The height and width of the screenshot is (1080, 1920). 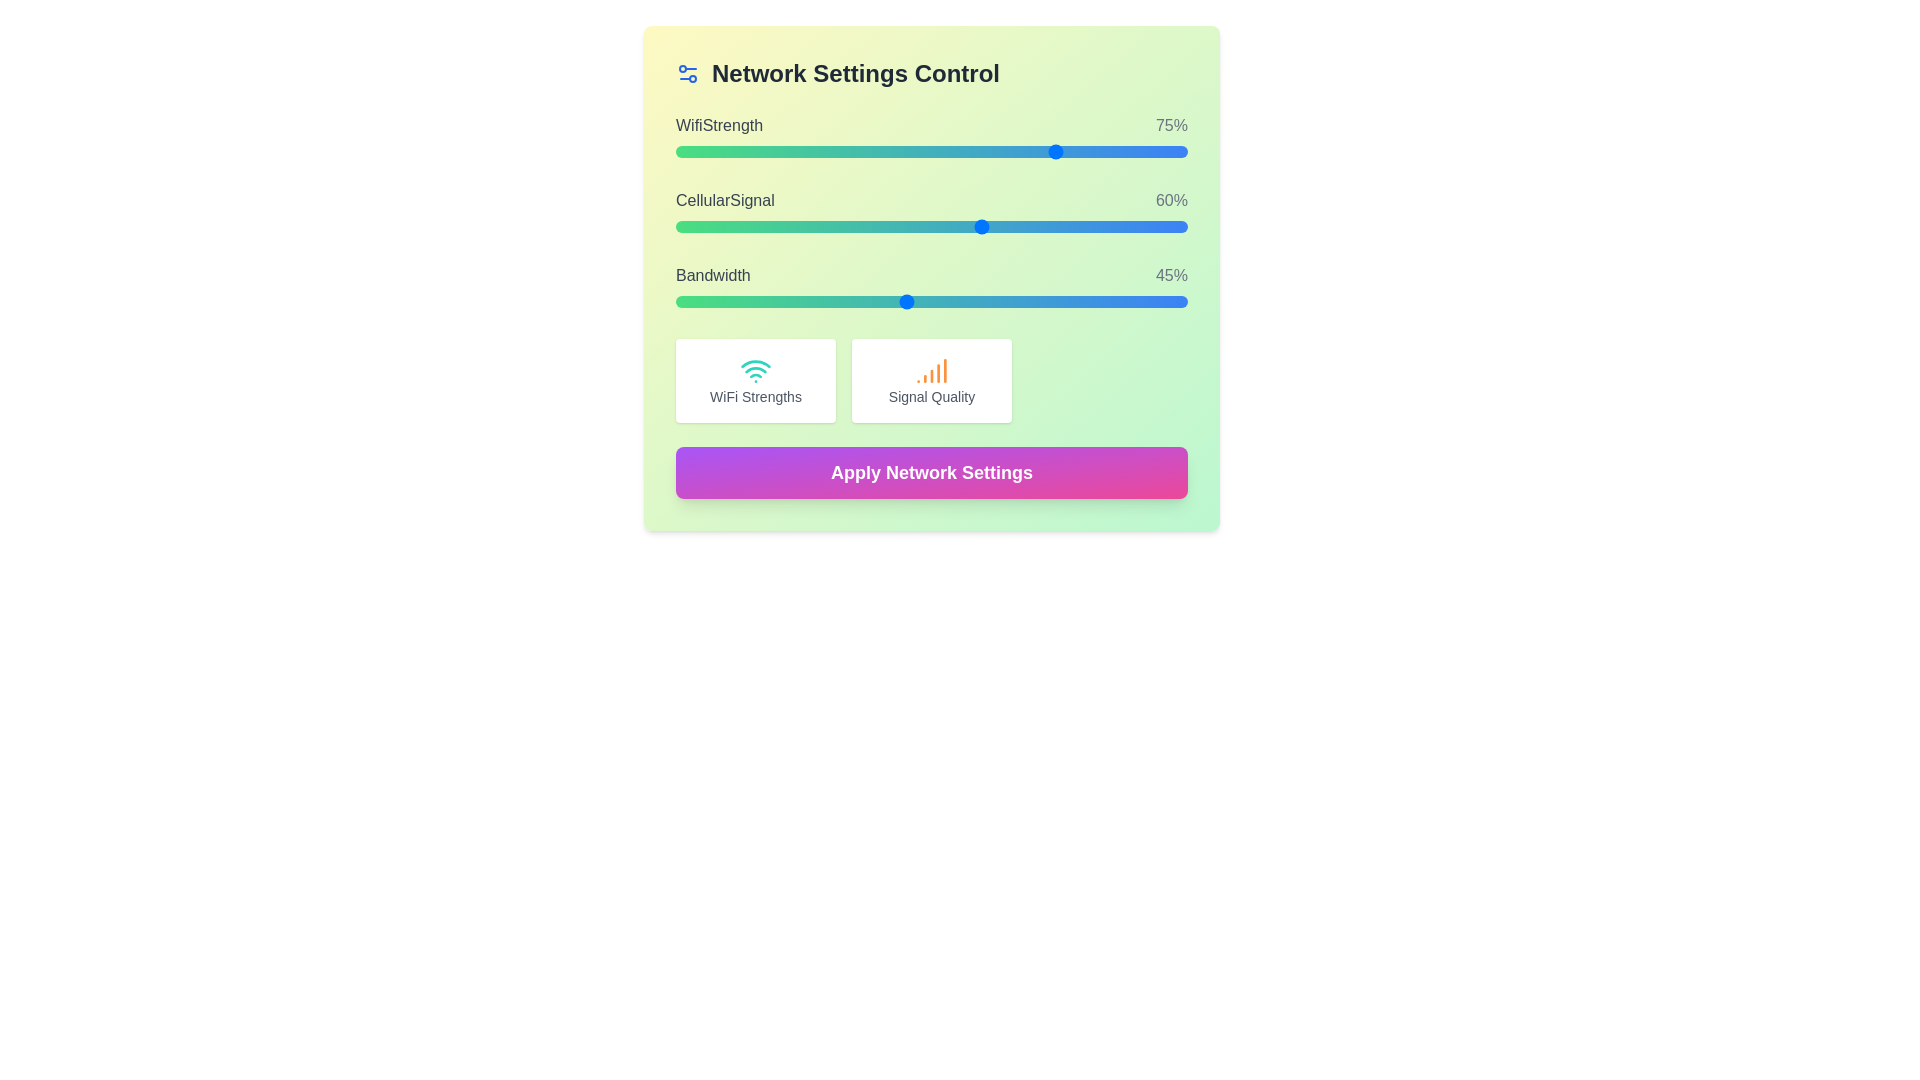 I want to click on WiFi strength, so click(x=706, y=150).